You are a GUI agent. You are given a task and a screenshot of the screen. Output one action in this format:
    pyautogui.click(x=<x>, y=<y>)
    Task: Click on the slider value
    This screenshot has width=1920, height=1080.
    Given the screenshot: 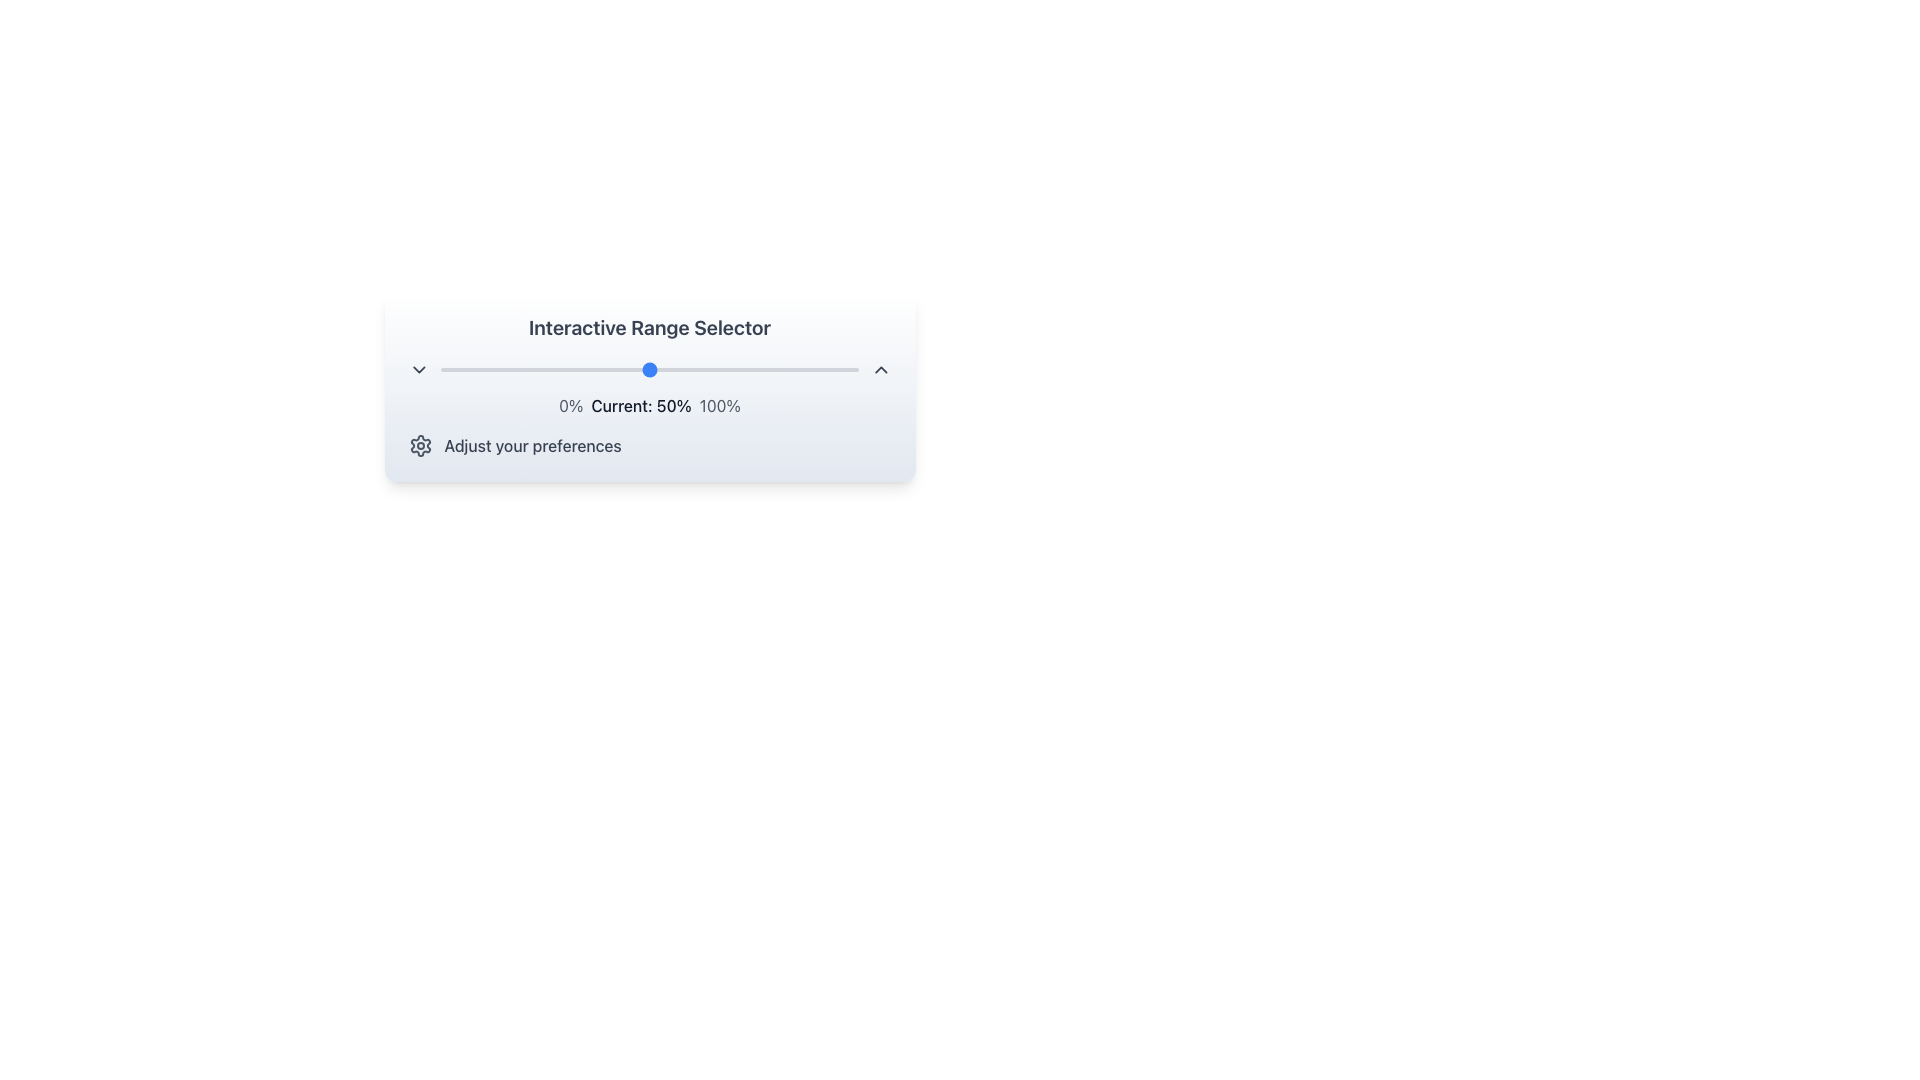 What is the action you would take?
    pyautogui.click(x=549, y=370)
    